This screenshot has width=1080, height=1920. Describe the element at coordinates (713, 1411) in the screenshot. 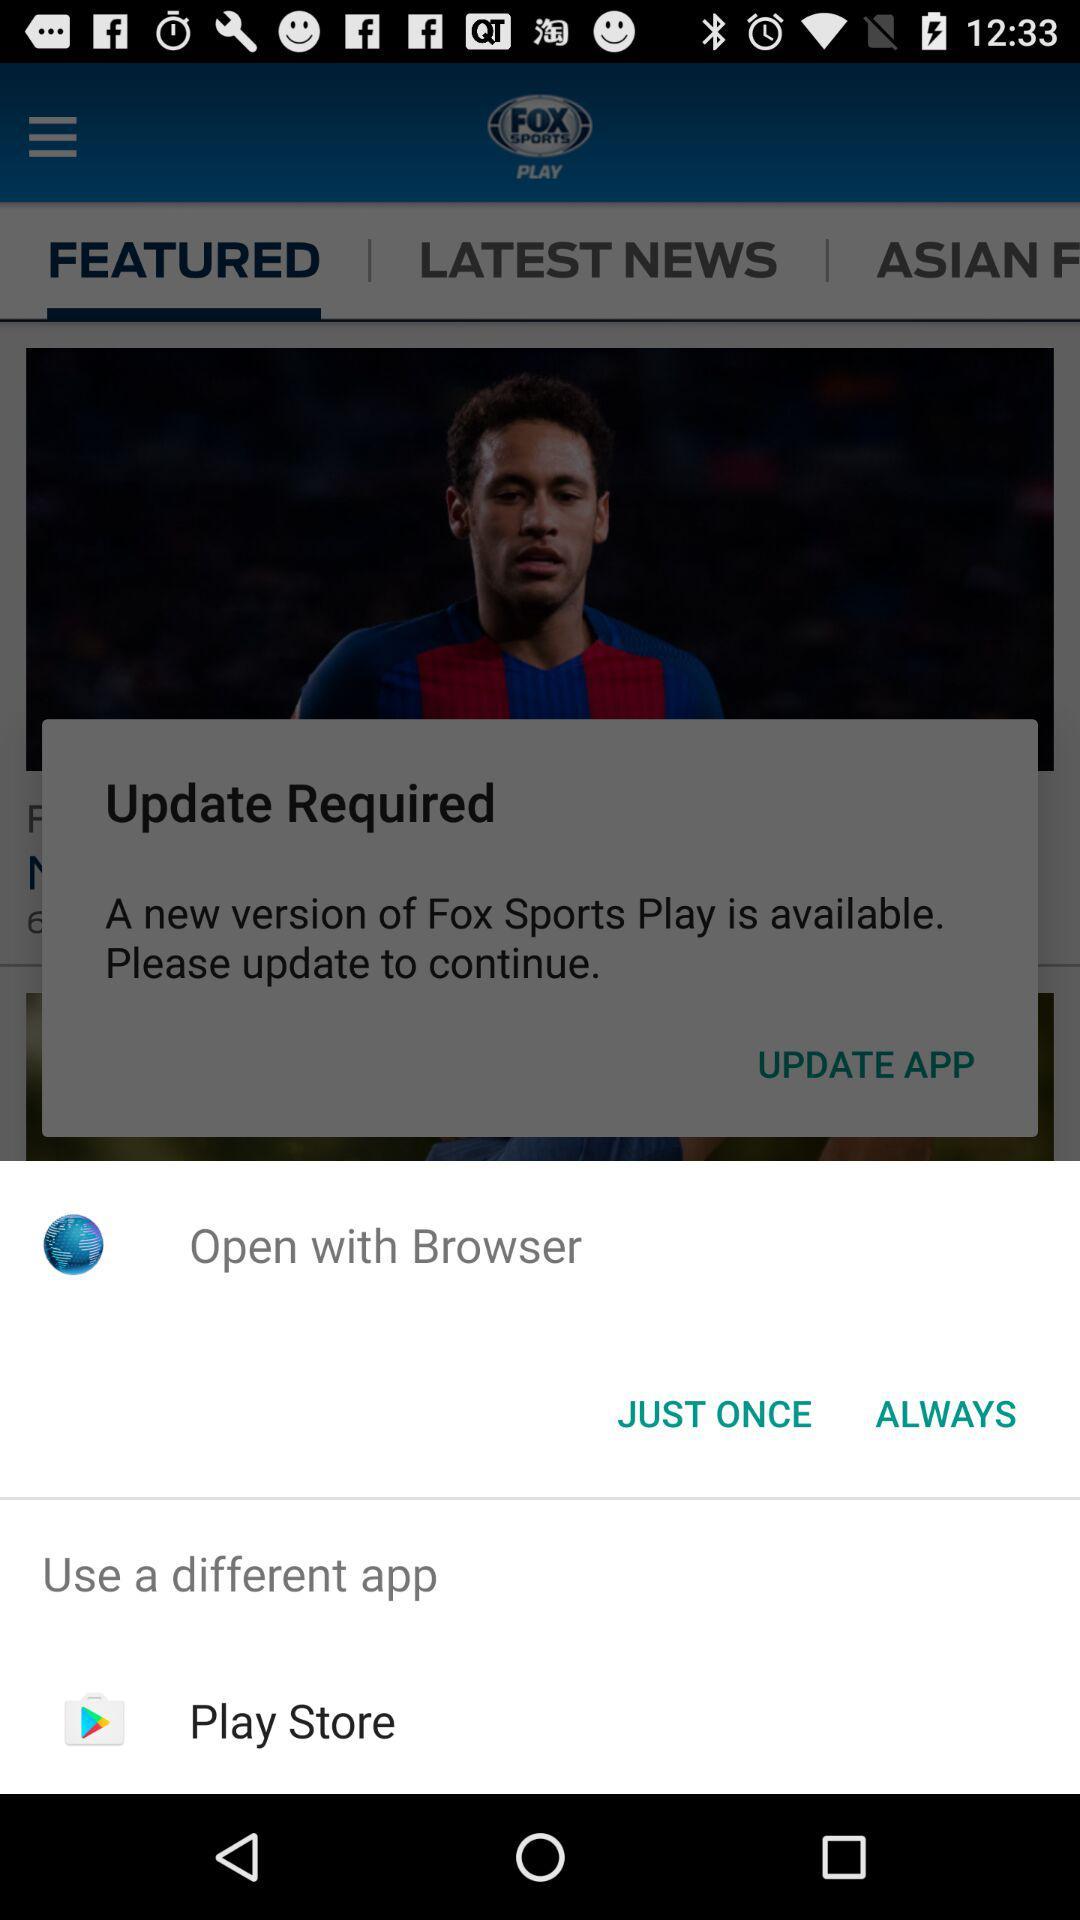

I see `just once button` at that location.